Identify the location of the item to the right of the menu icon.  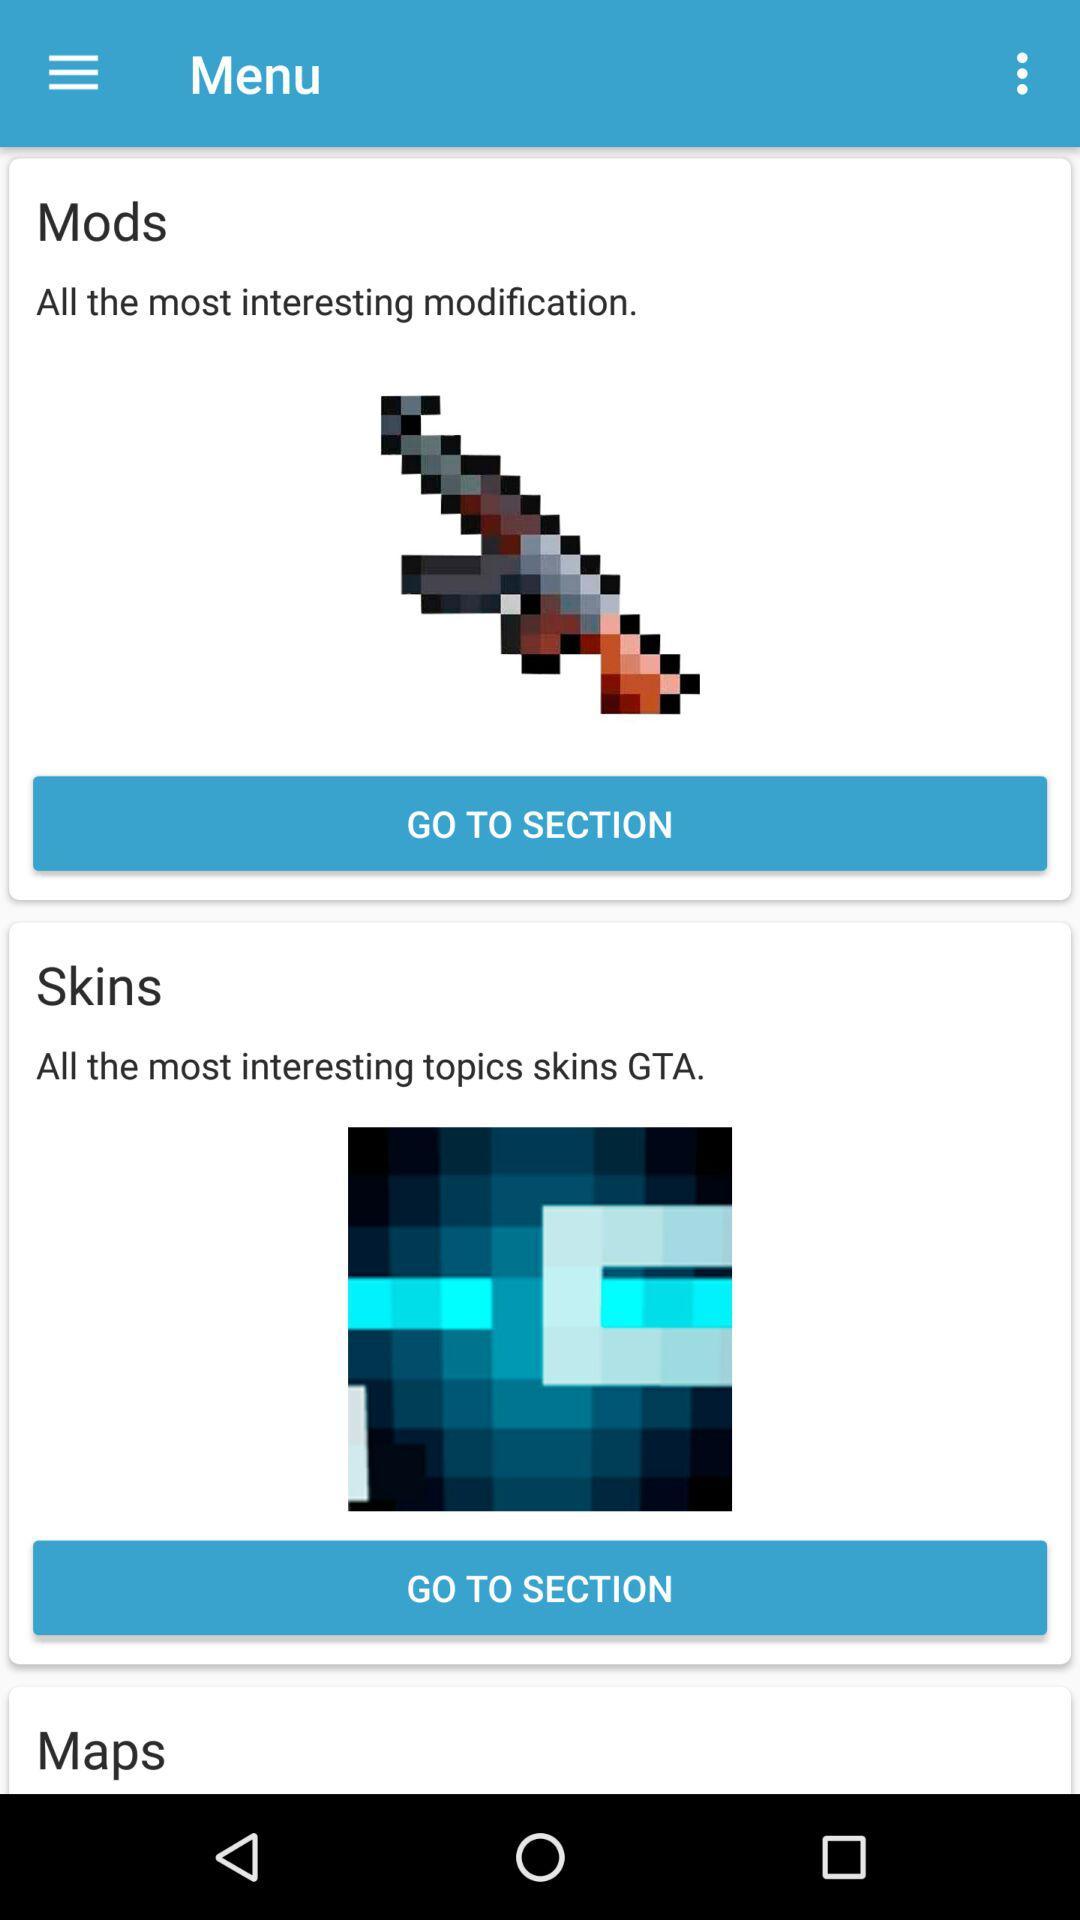
(1027, 73).